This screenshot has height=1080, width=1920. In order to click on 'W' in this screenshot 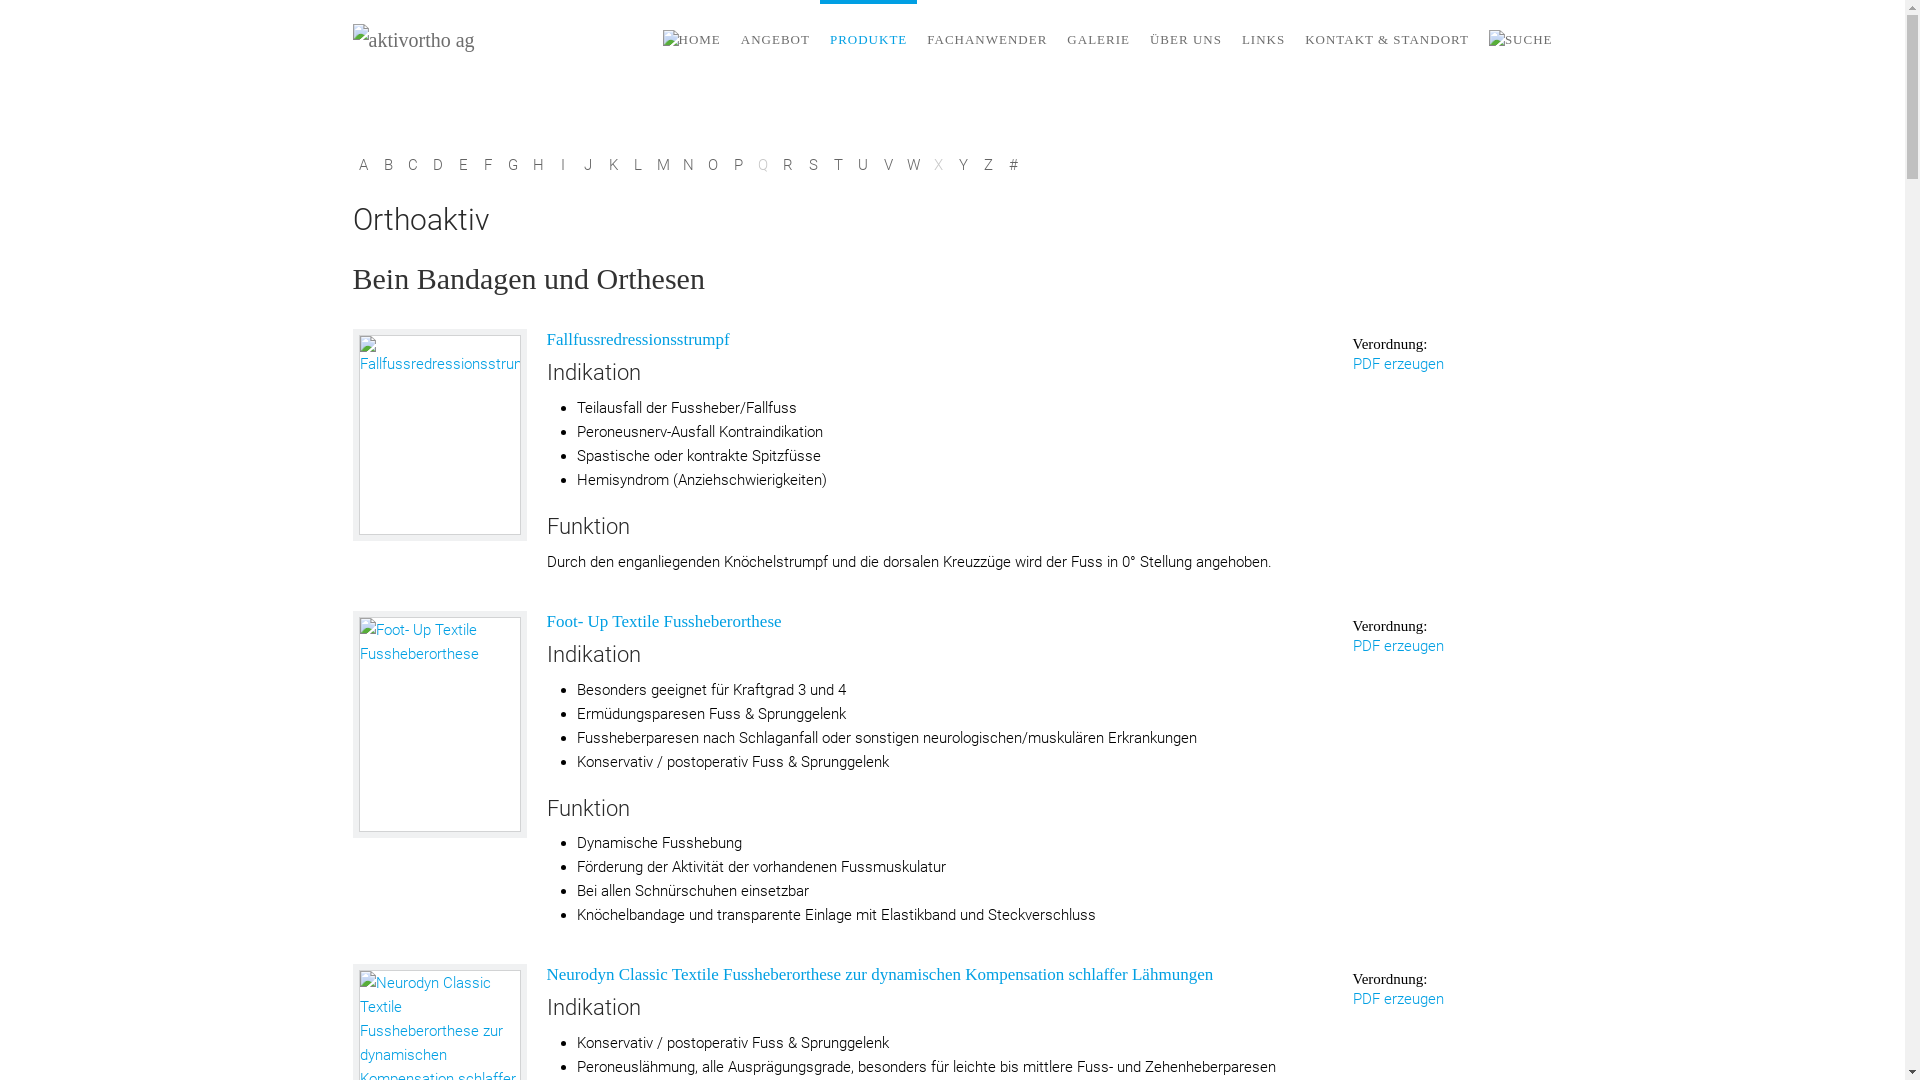, I will do `click(911, 164)`.